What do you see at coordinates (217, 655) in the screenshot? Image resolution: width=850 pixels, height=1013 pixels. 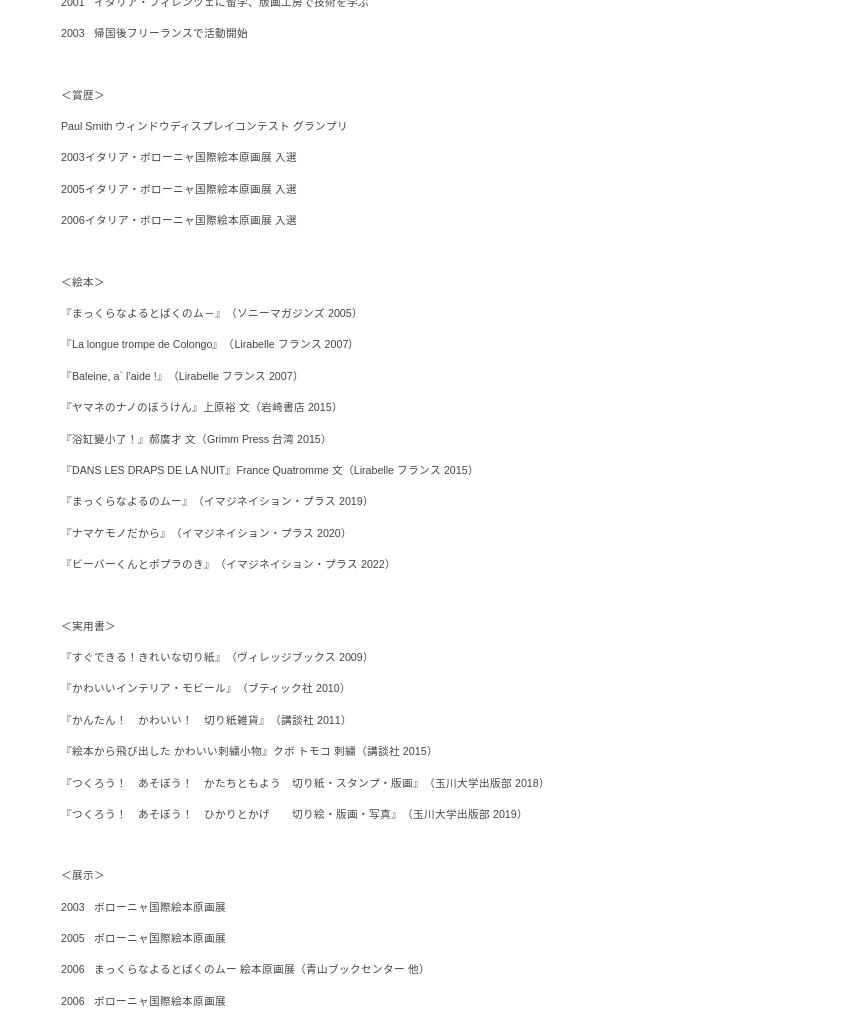 I see `'『すぐできる！きれいな切り紙』（ヴィレッジブックス 2009）'` at bounding box center [217, 655].